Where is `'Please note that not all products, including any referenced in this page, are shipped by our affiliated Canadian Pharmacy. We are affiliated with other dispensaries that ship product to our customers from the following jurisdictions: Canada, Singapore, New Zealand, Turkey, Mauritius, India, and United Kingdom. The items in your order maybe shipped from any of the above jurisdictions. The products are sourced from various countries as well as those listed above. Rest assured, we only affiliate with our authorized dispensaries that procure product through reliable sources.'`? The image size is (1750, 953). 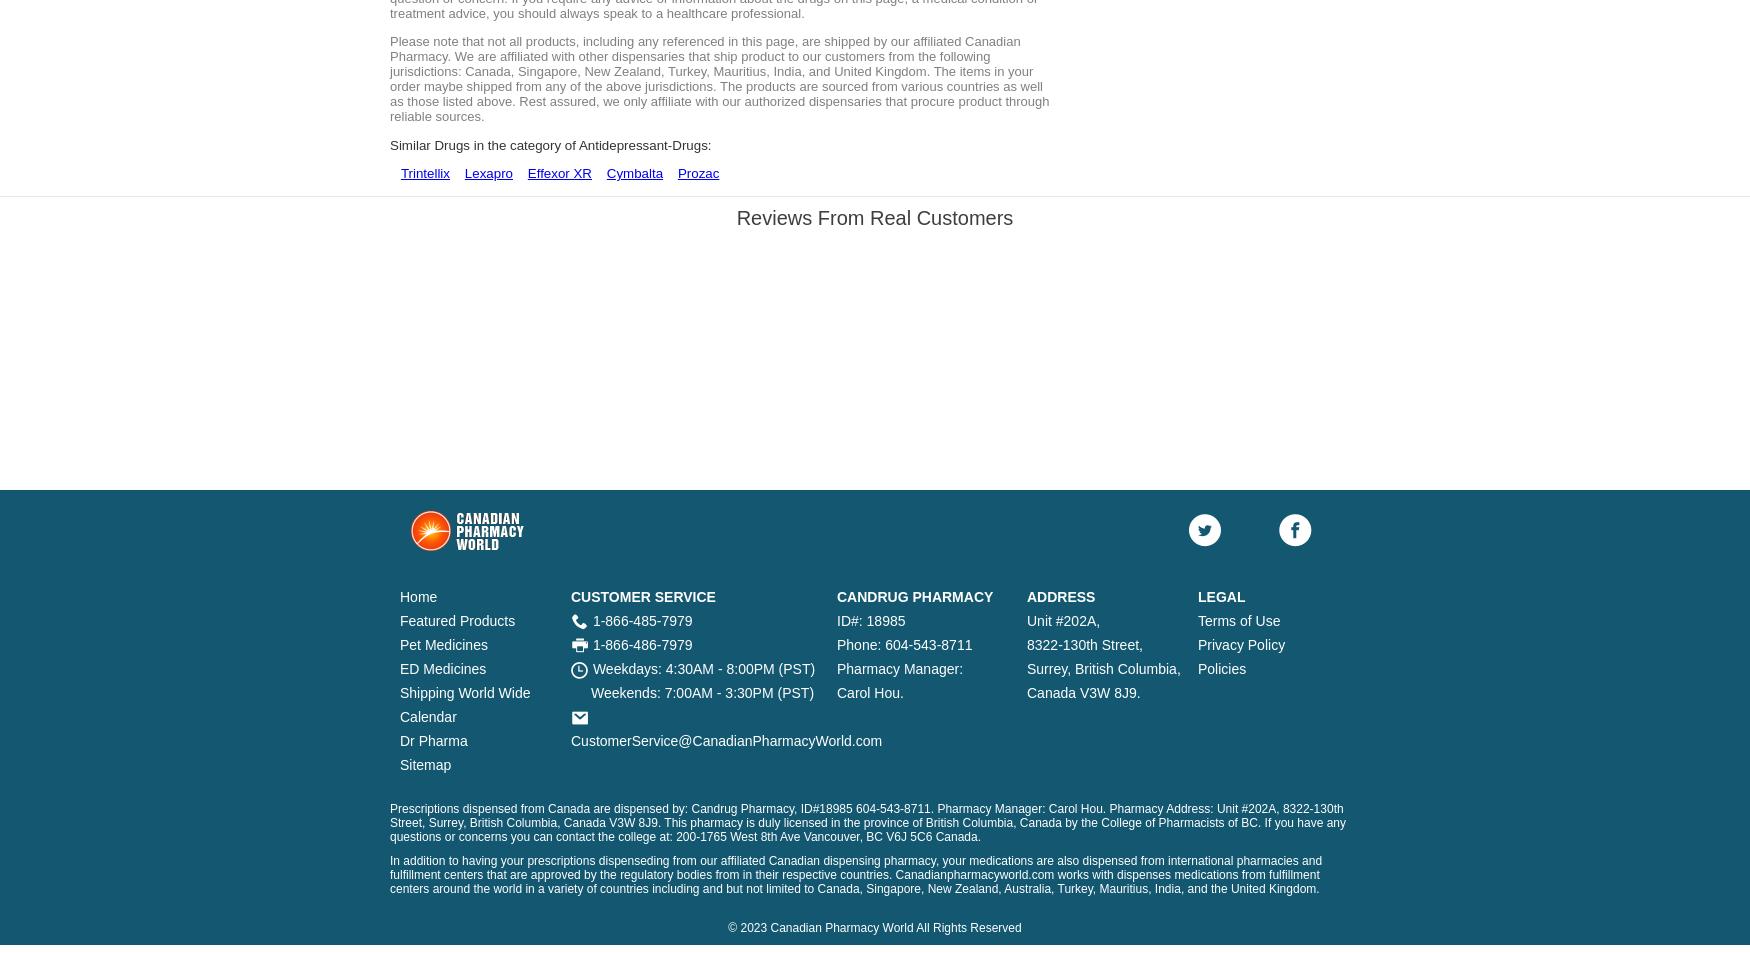 'Please note that not all products, including any referenced in this page, are shipped by our affiliated Canadian Pharmacy. We are affiliated with other dispensaries that ship product to our customers from the following jurisdictions: Canada, Singapore, New Zealand, Turkey, Mauritius, India, and United Kingdom. The items in your order maybe shipped from any of the above jurisdictions. The products are sourced from various countries as well as those listed above. Rest assured, we only affiliate with our authorized dispensaries that procure product through reliable sources.' is located at coordinates (389, 78).